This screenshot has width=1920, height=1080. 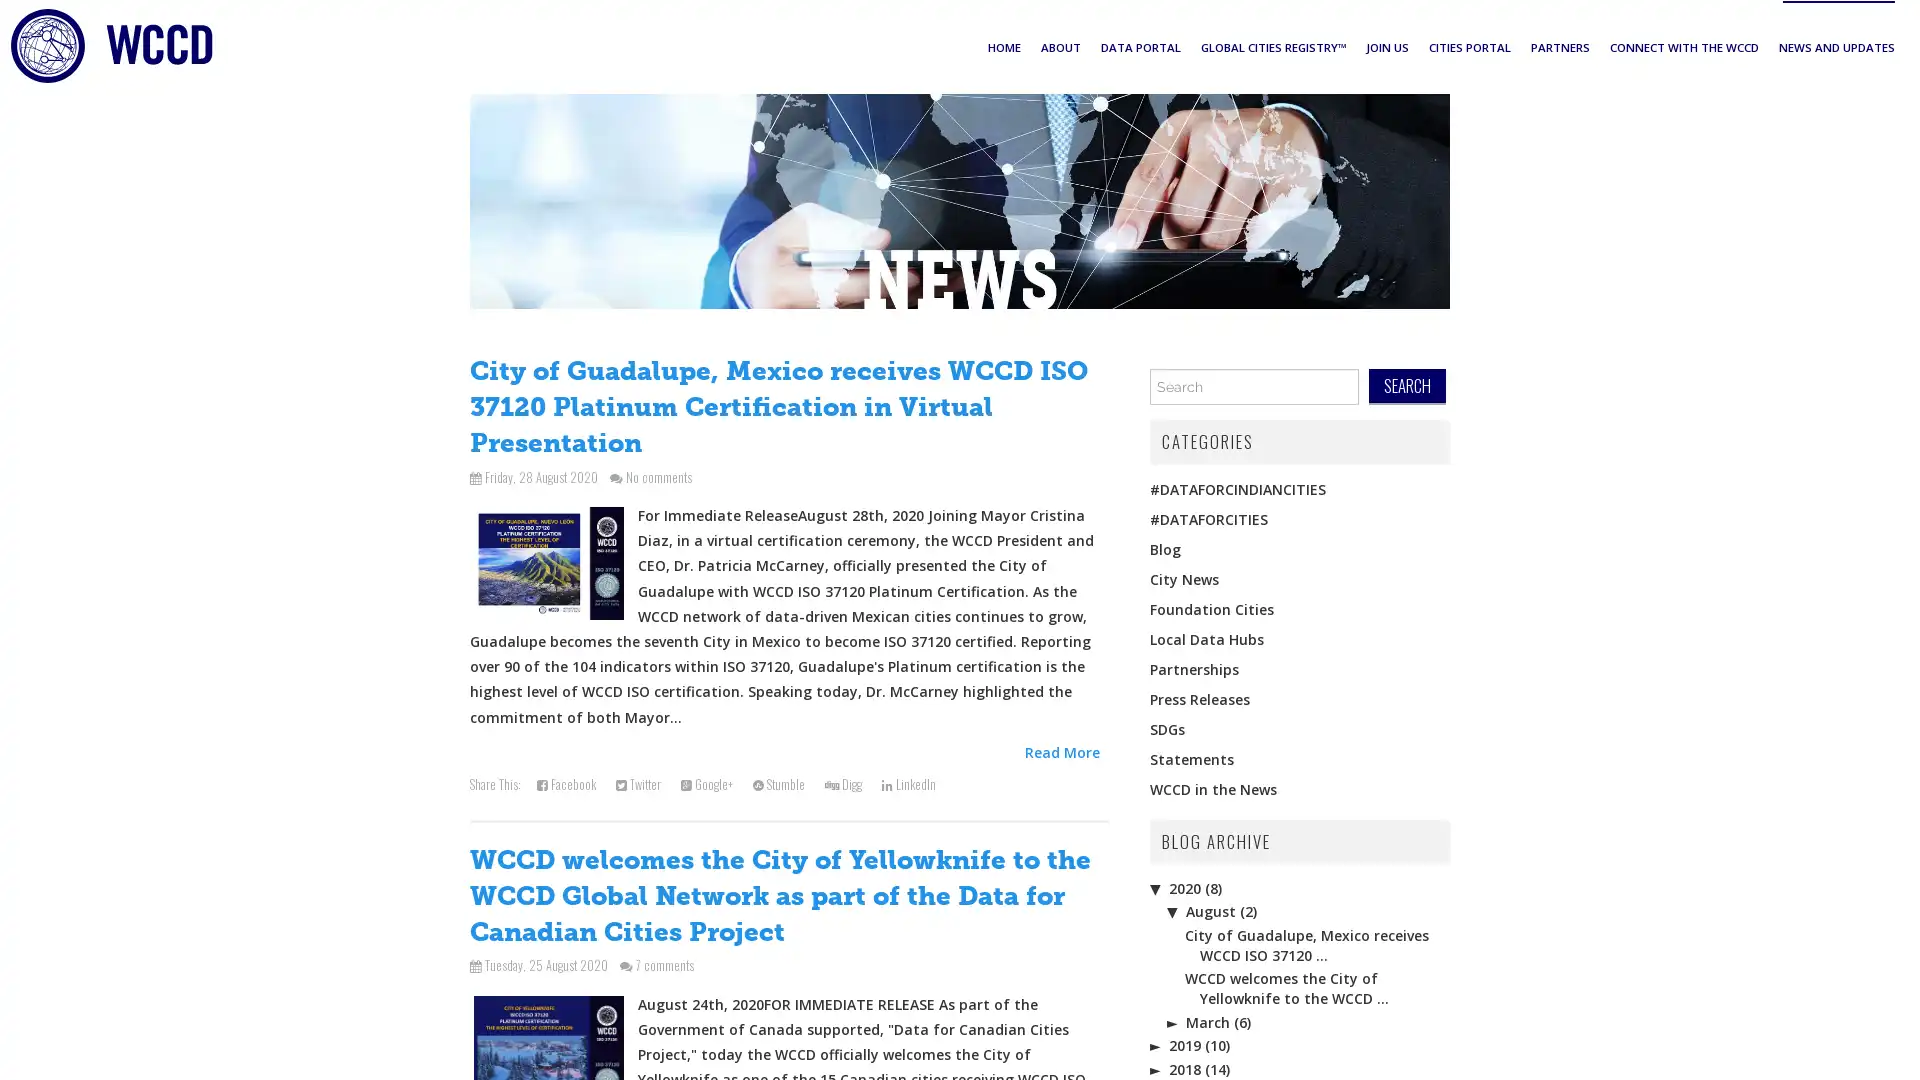 What do you see at coordinates (1406, 386) in the screenshot?
I see `Search` at bounding box center [1406, 386].